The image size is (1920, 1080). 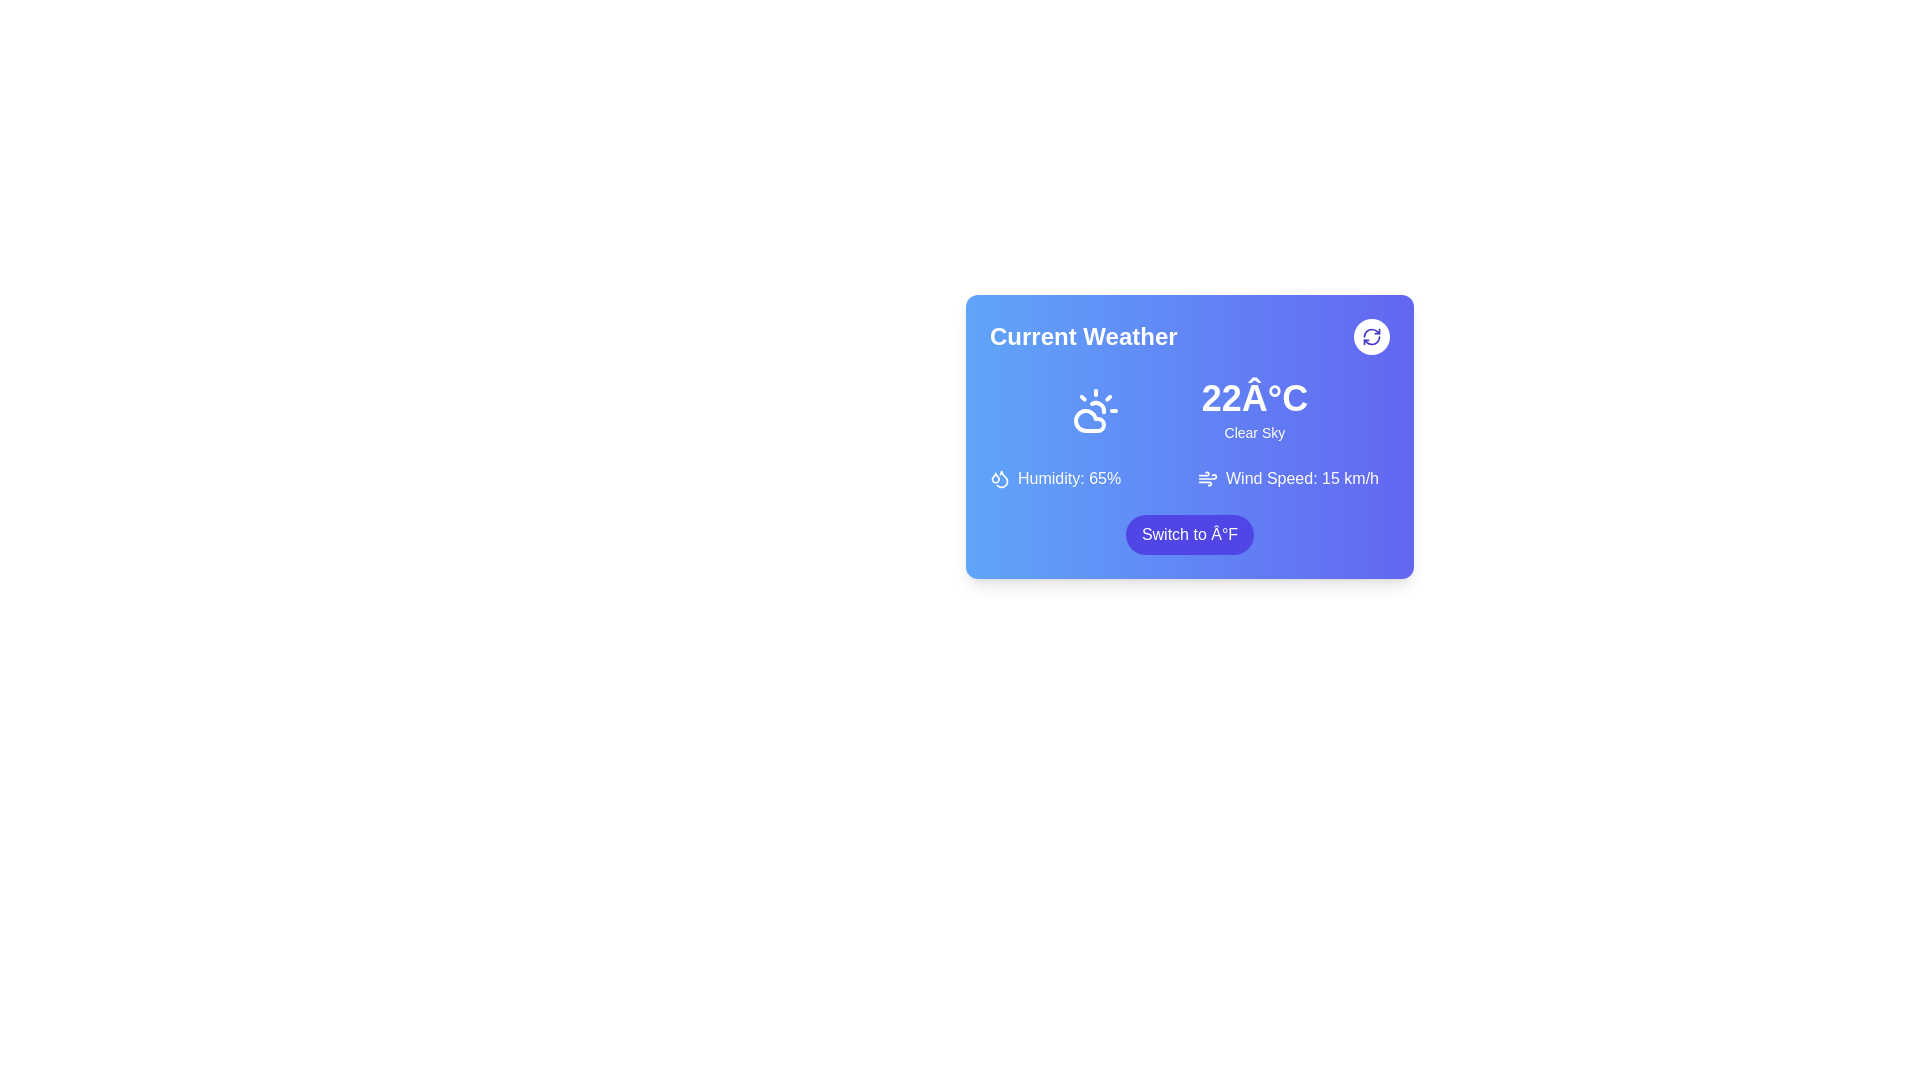 I want to click on the weather icon indicating 'Partly Cloudy with Sun', which is located to the left of the text '22°C' and 'Clear Sky', so click(x=1094, y=410).